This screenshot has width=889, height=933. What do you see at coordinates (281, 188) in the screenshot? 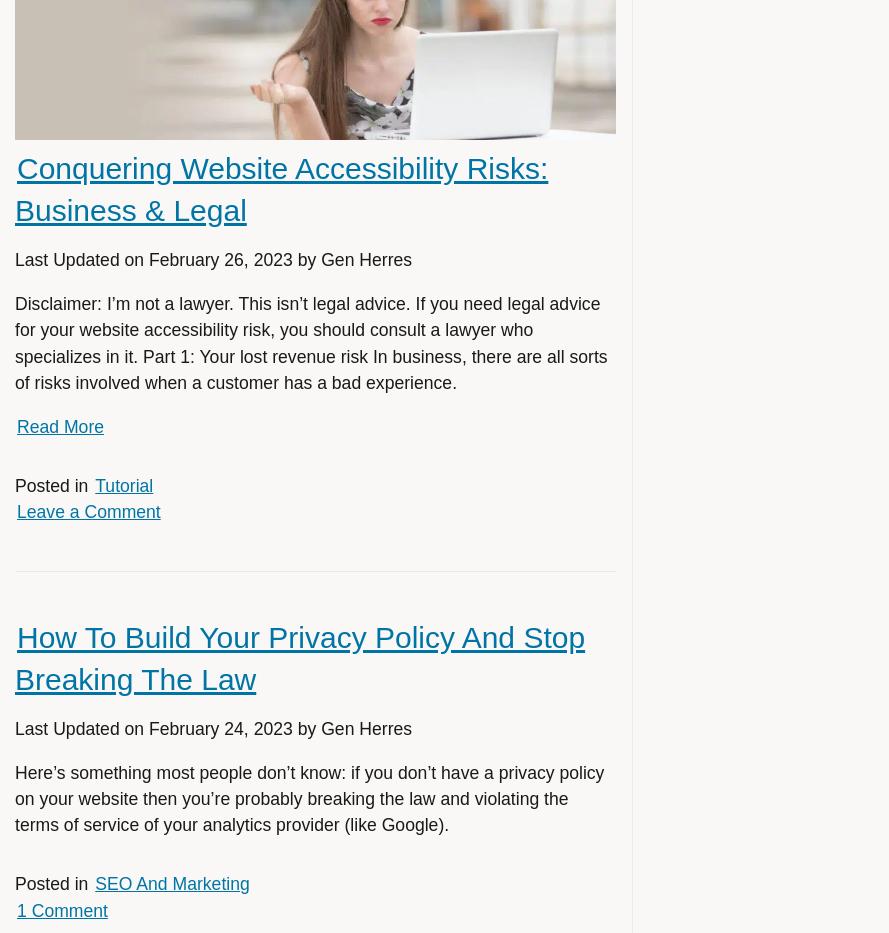
I see `'Conquering Website Accessibility Risks: Business & Legal'` at bounding box center [281, 188].